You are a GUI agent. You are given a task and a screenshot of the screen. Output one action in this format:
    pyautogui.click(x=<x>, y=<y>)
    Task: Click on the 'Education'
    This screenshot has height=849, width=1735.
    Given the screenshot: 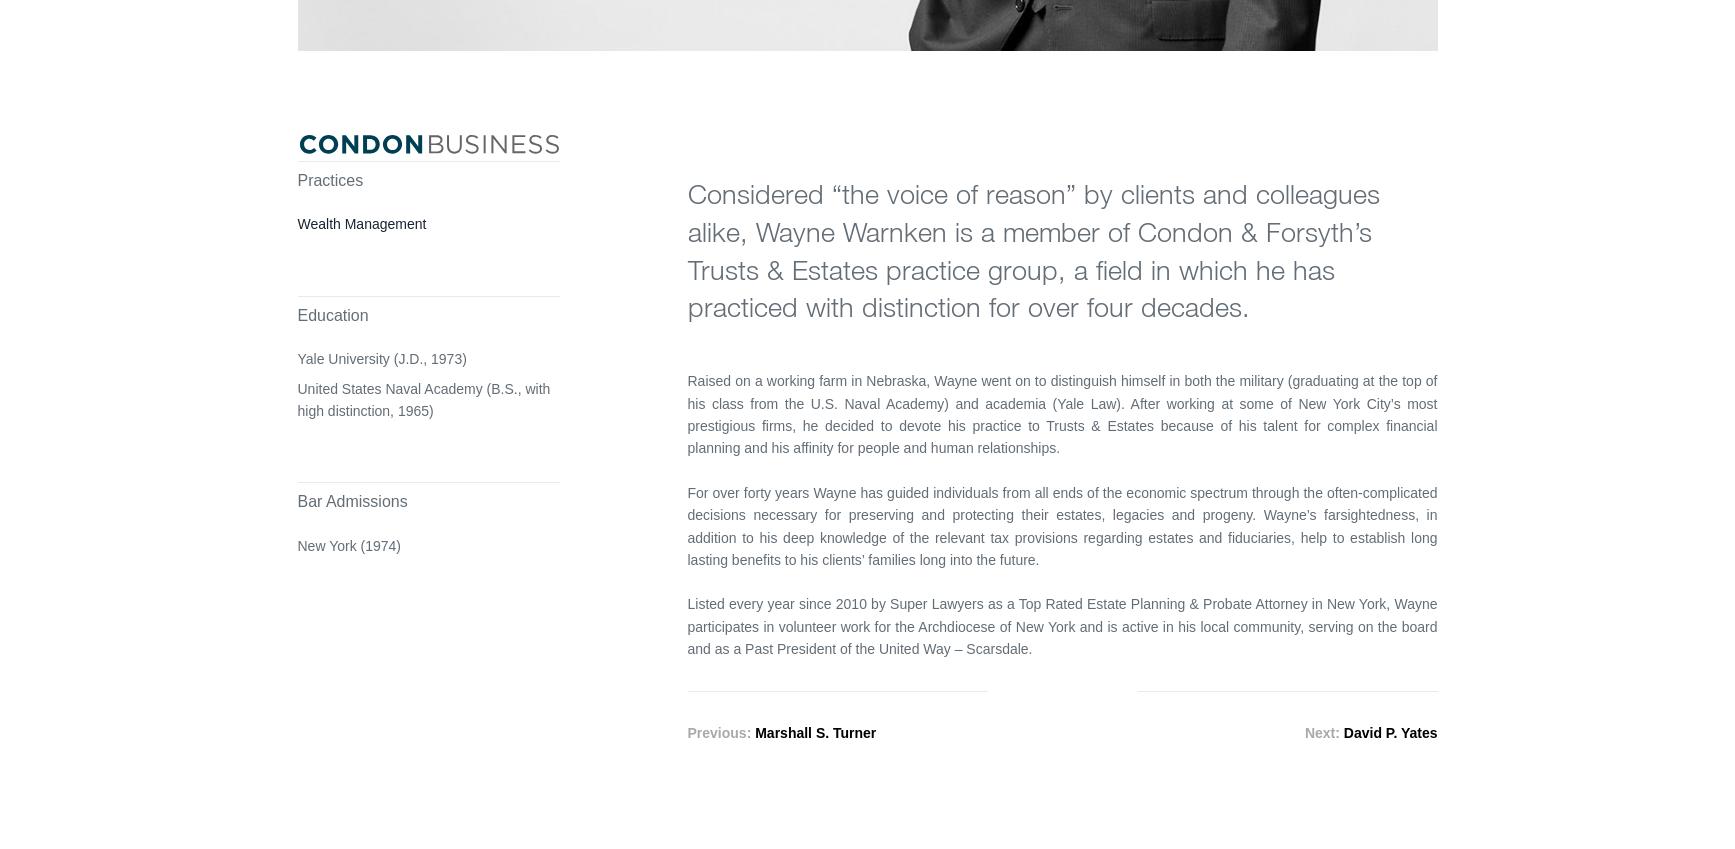 What is the action you would take?
    pyautogui.click(x=332, y=313)
    